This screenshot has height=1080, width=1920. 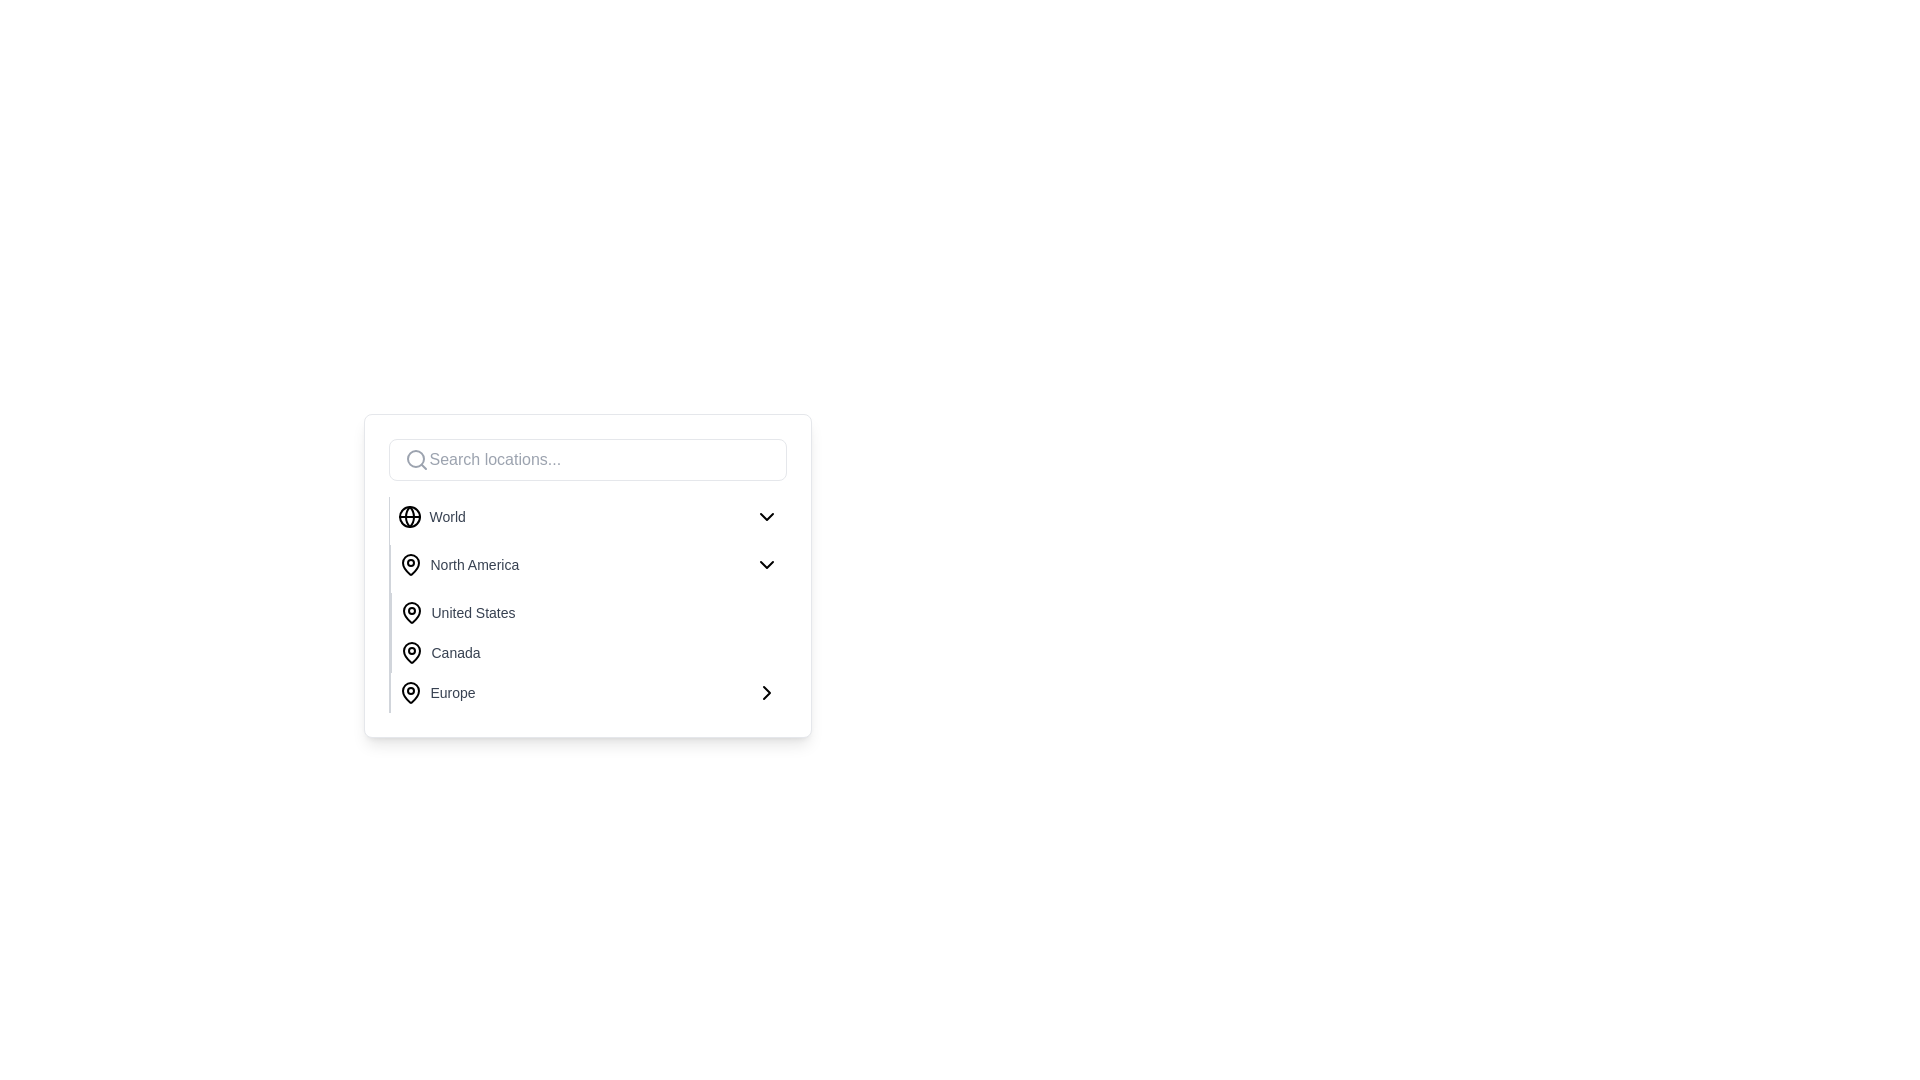 What do you see at coordinates (410, 652) in the screenshot?
I see `the Vector-based map pin icon indicating the 'Canada' option in the dropdown menu` at bounding box center [410, 652].